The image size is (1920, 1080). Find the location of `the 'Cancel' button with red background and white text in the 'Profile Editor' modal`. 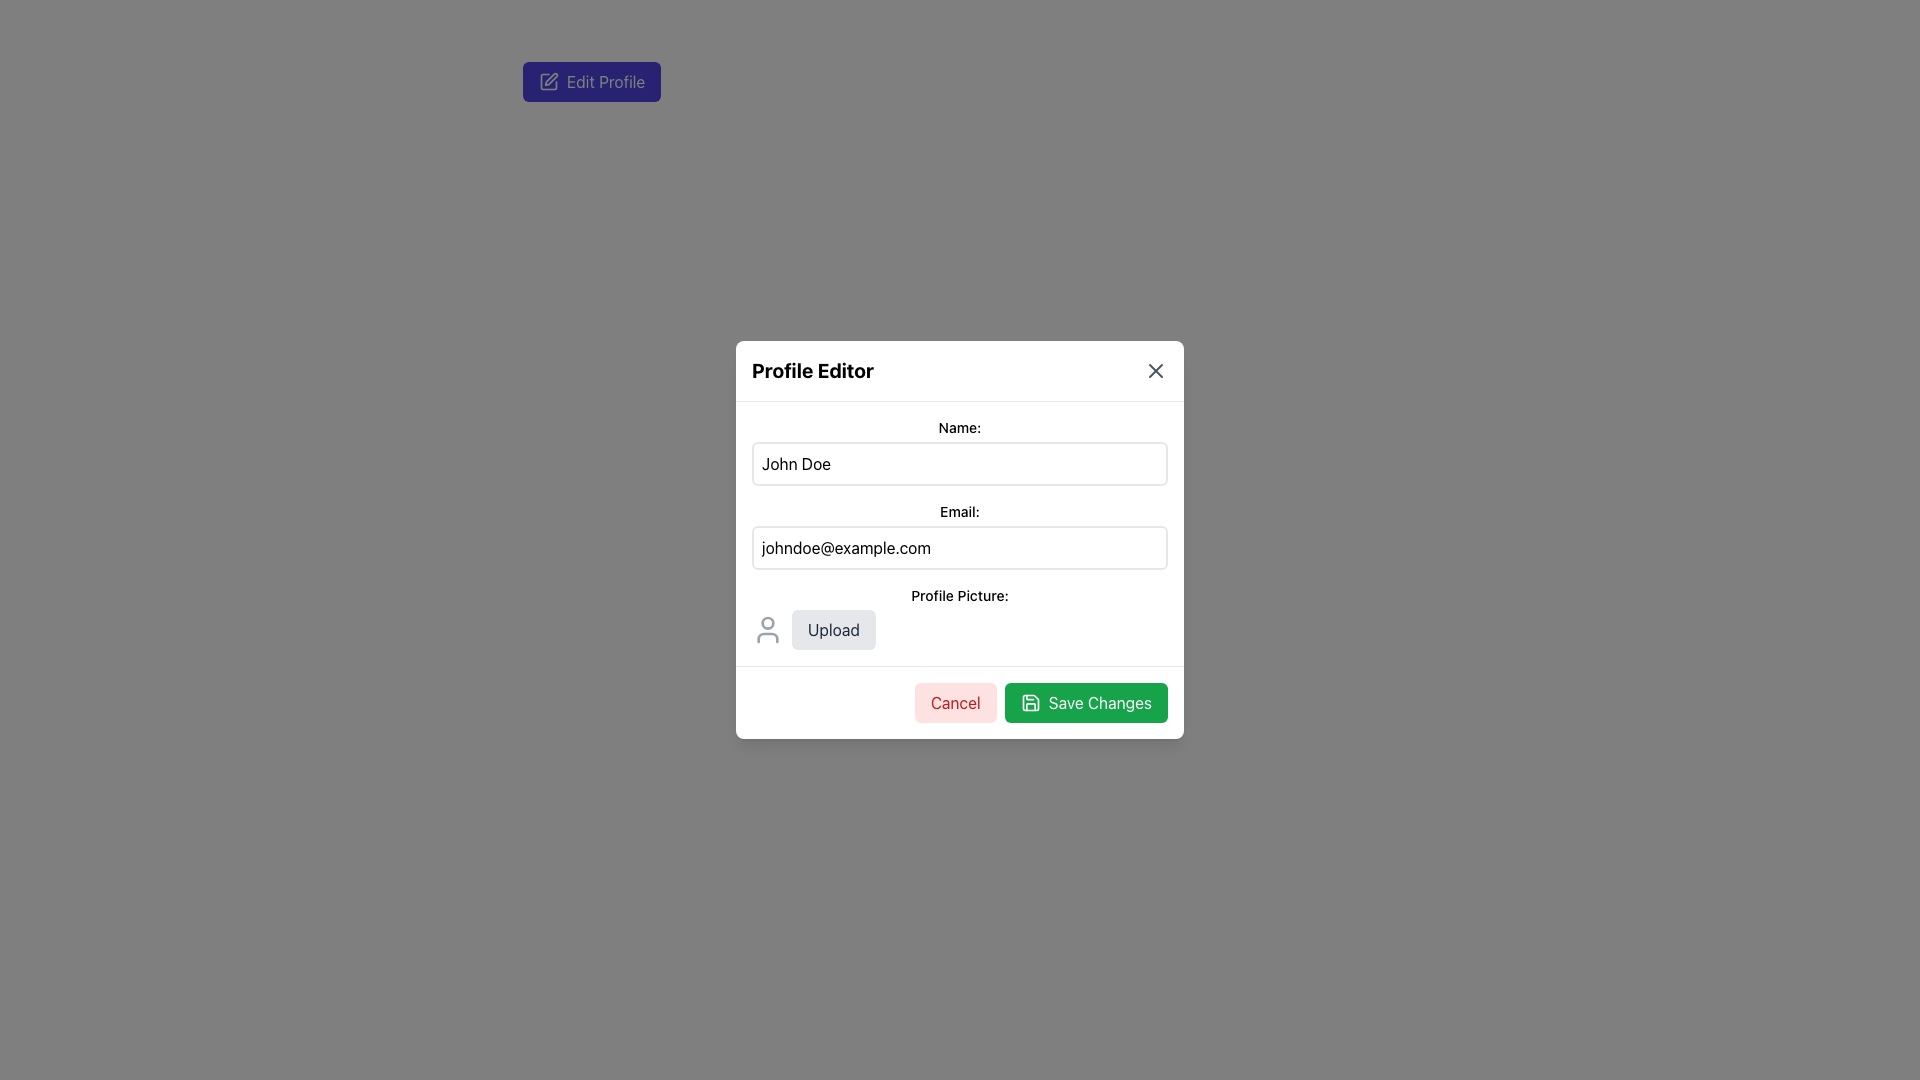

the 'Cancel' button with red background and white text in the 'Profile Editor' modal is located at coordinates (954, 701).